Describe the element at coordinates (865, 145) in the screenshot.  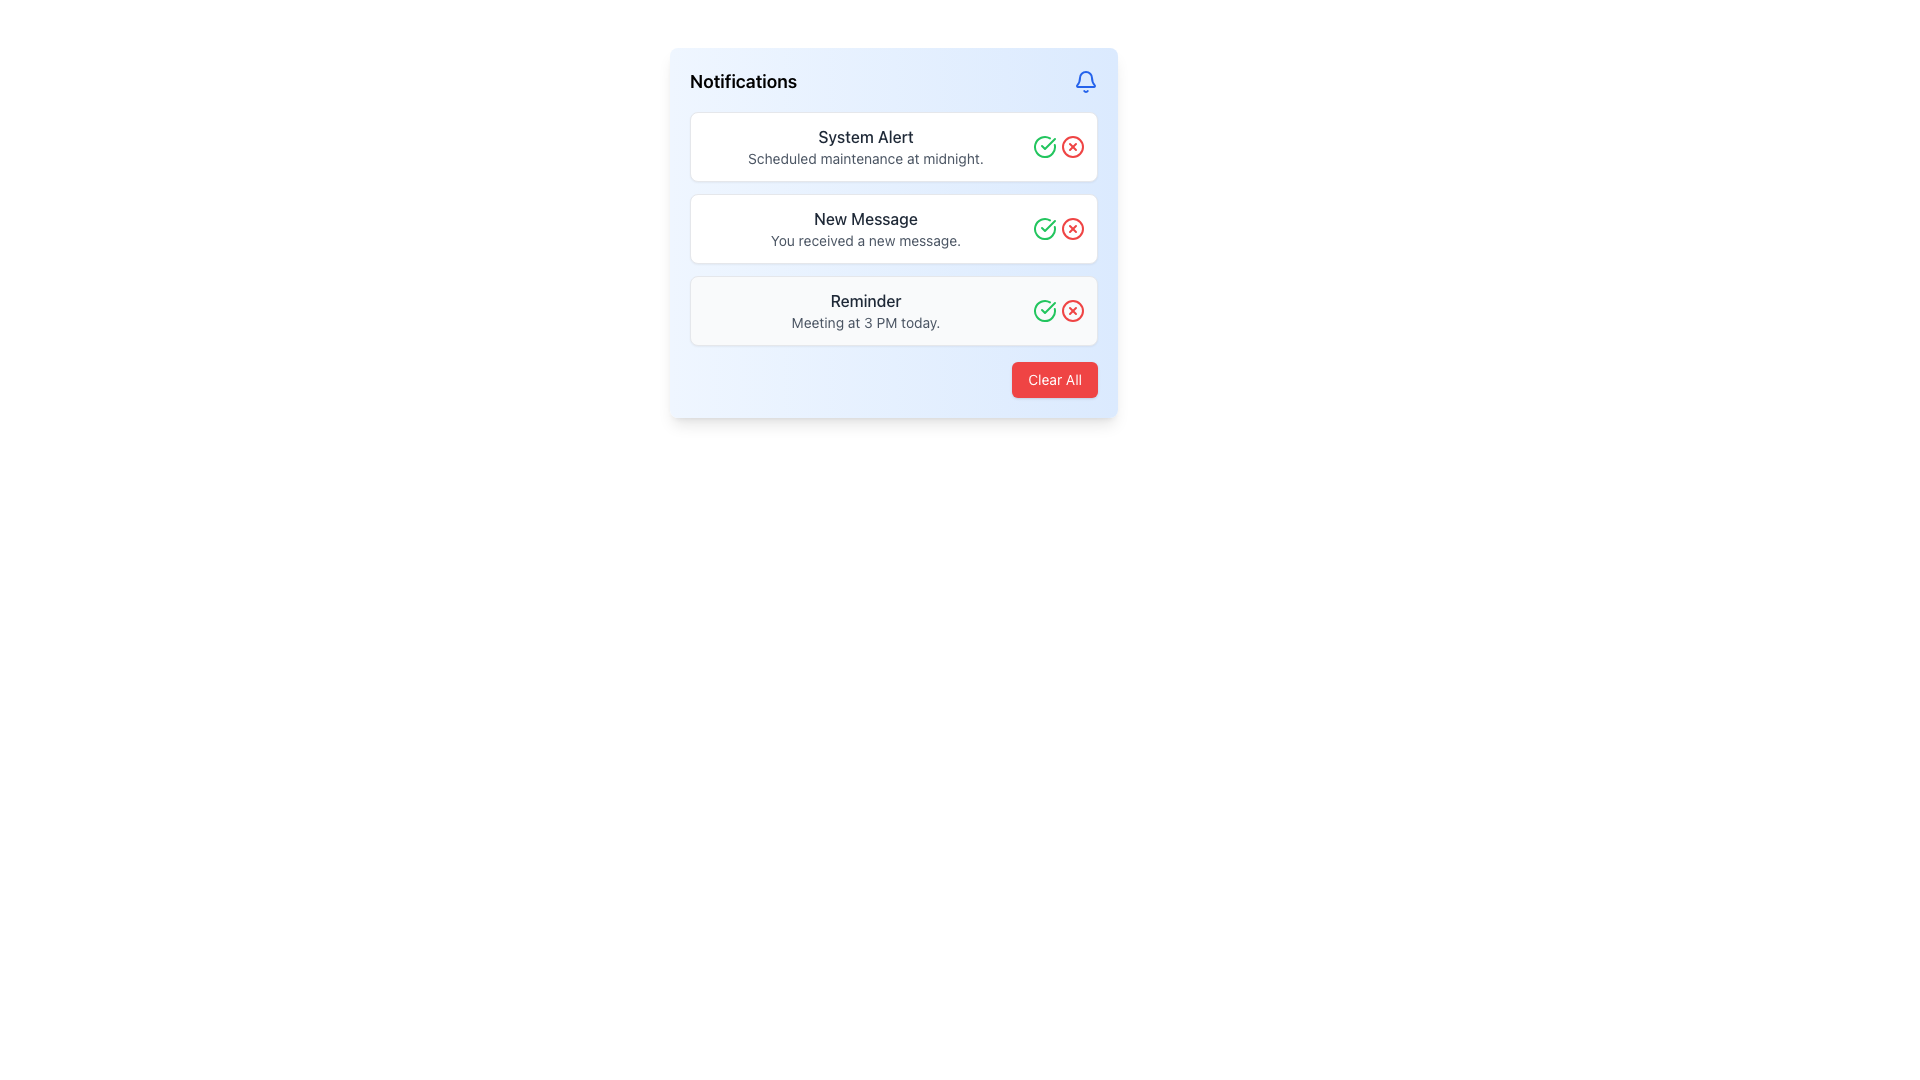
I see `the first notification entry in the vertical list of notifications within the notification panel that notifies the user about a scheduled maintenance event occurring at midnight` at that location.